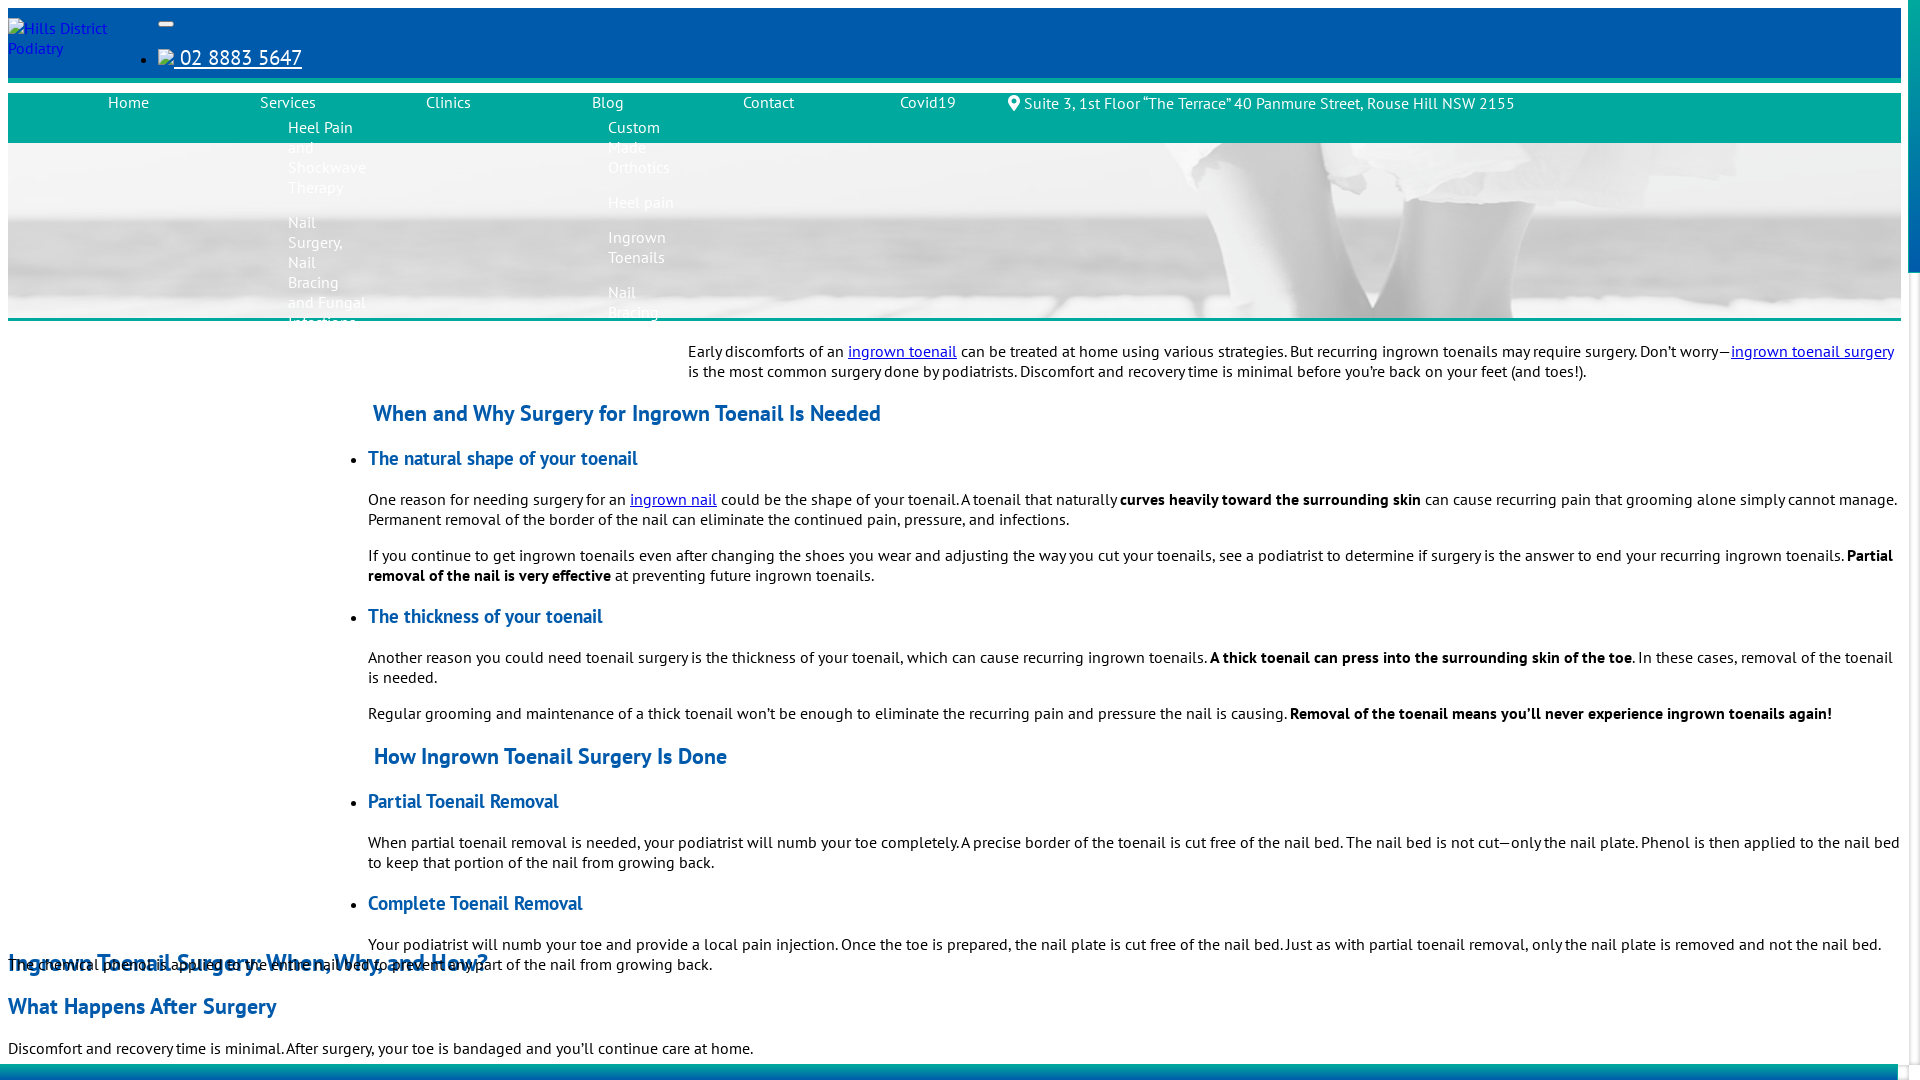  Describe the element at coordinates (1812, 350) in the screenshot. I see `'ingrown toenail surgery'` at that location.